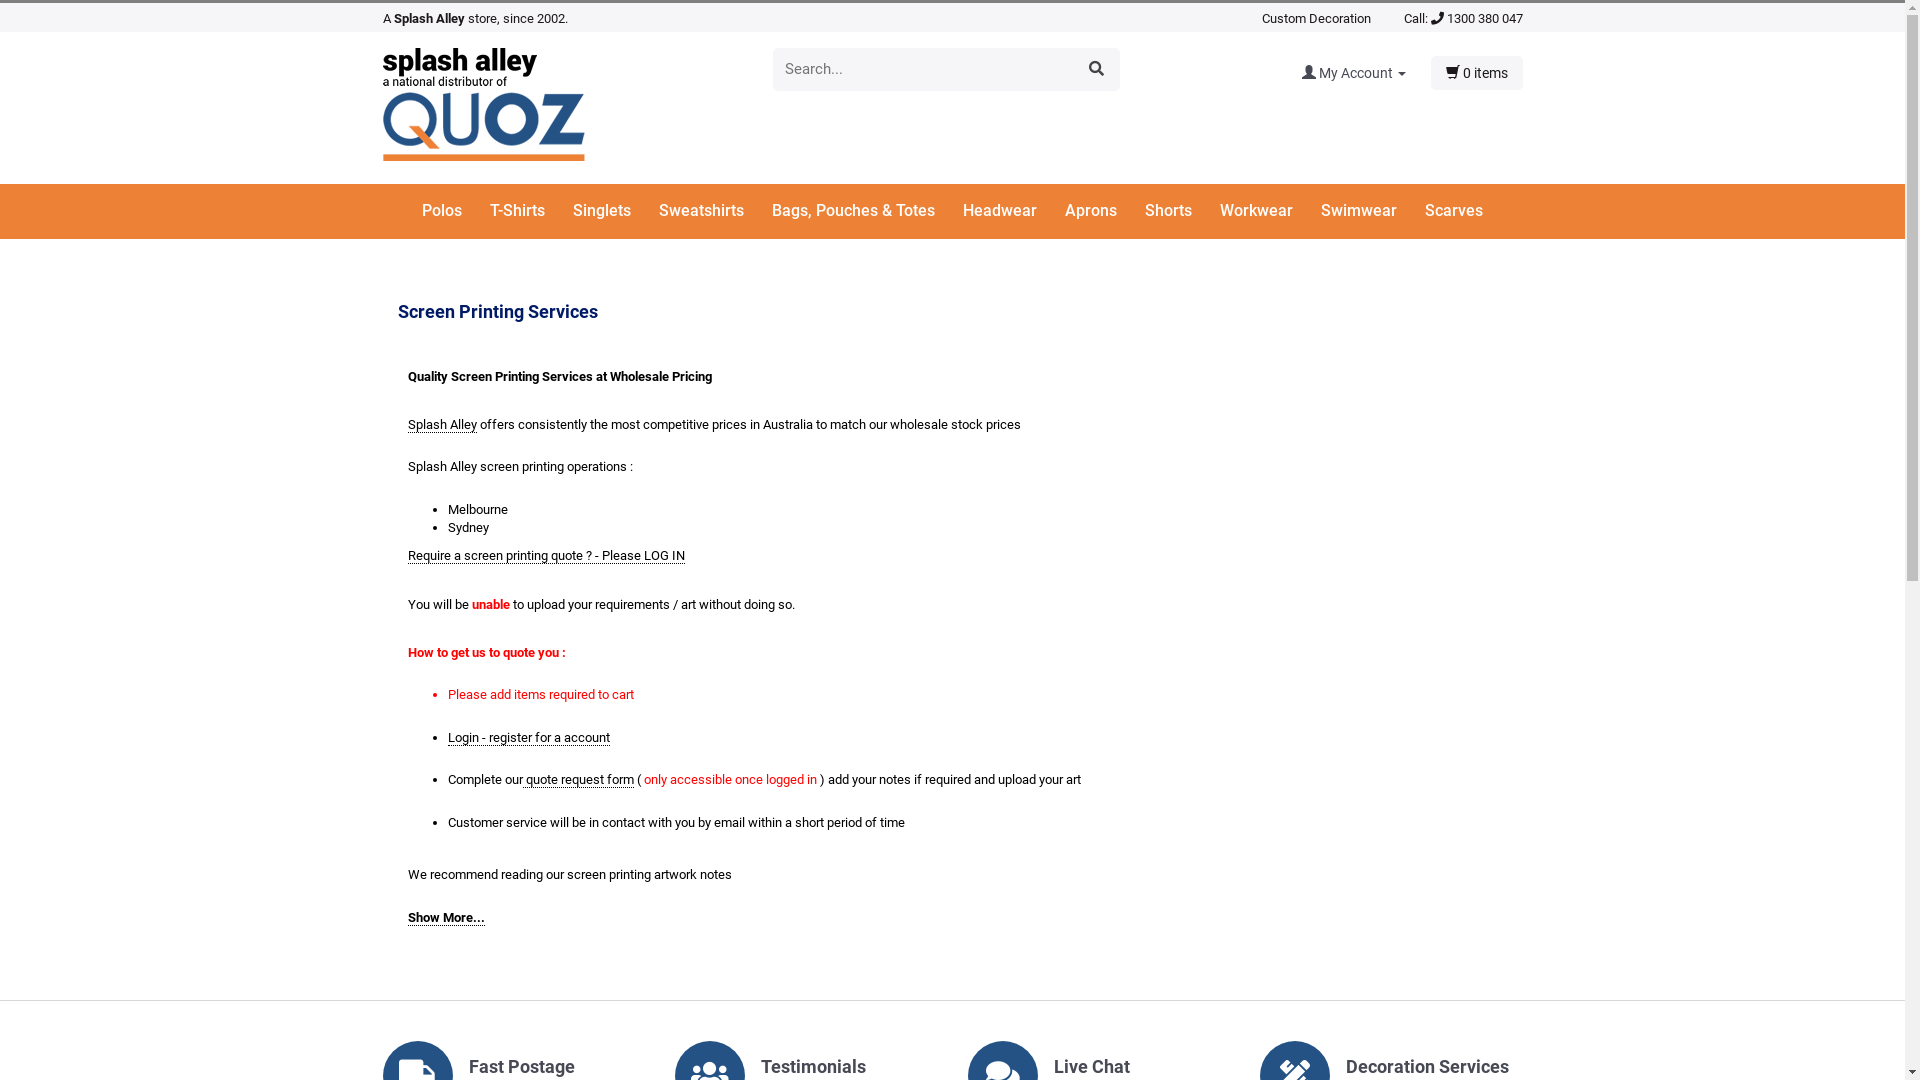 This screenshot has height=1080, width=1920. What do you see at coordinates (453, 211) in the screenshot?
I see `'Polos'` at bounding box center [453, 211].